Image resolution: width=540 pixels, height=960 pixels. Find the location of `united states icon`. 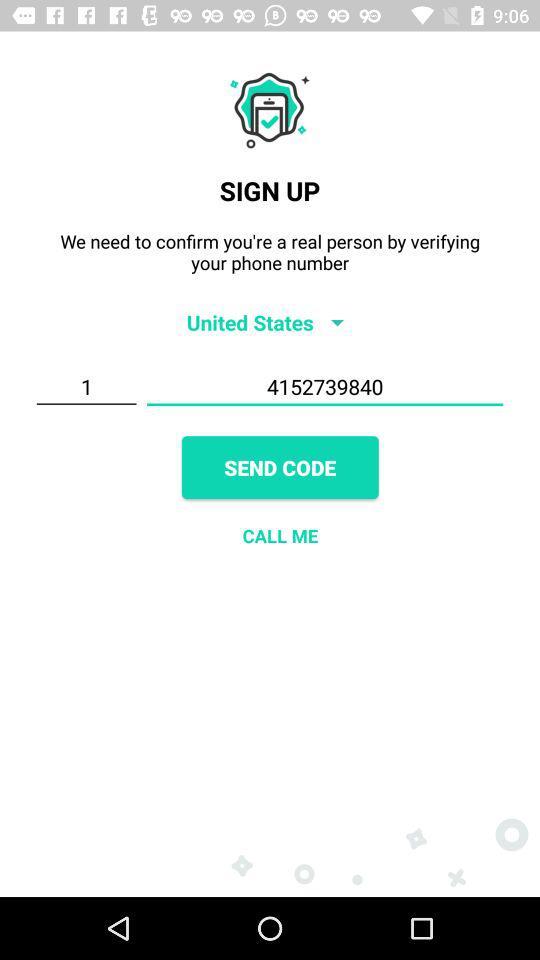

united states icon is located at coordinates (270, 322).